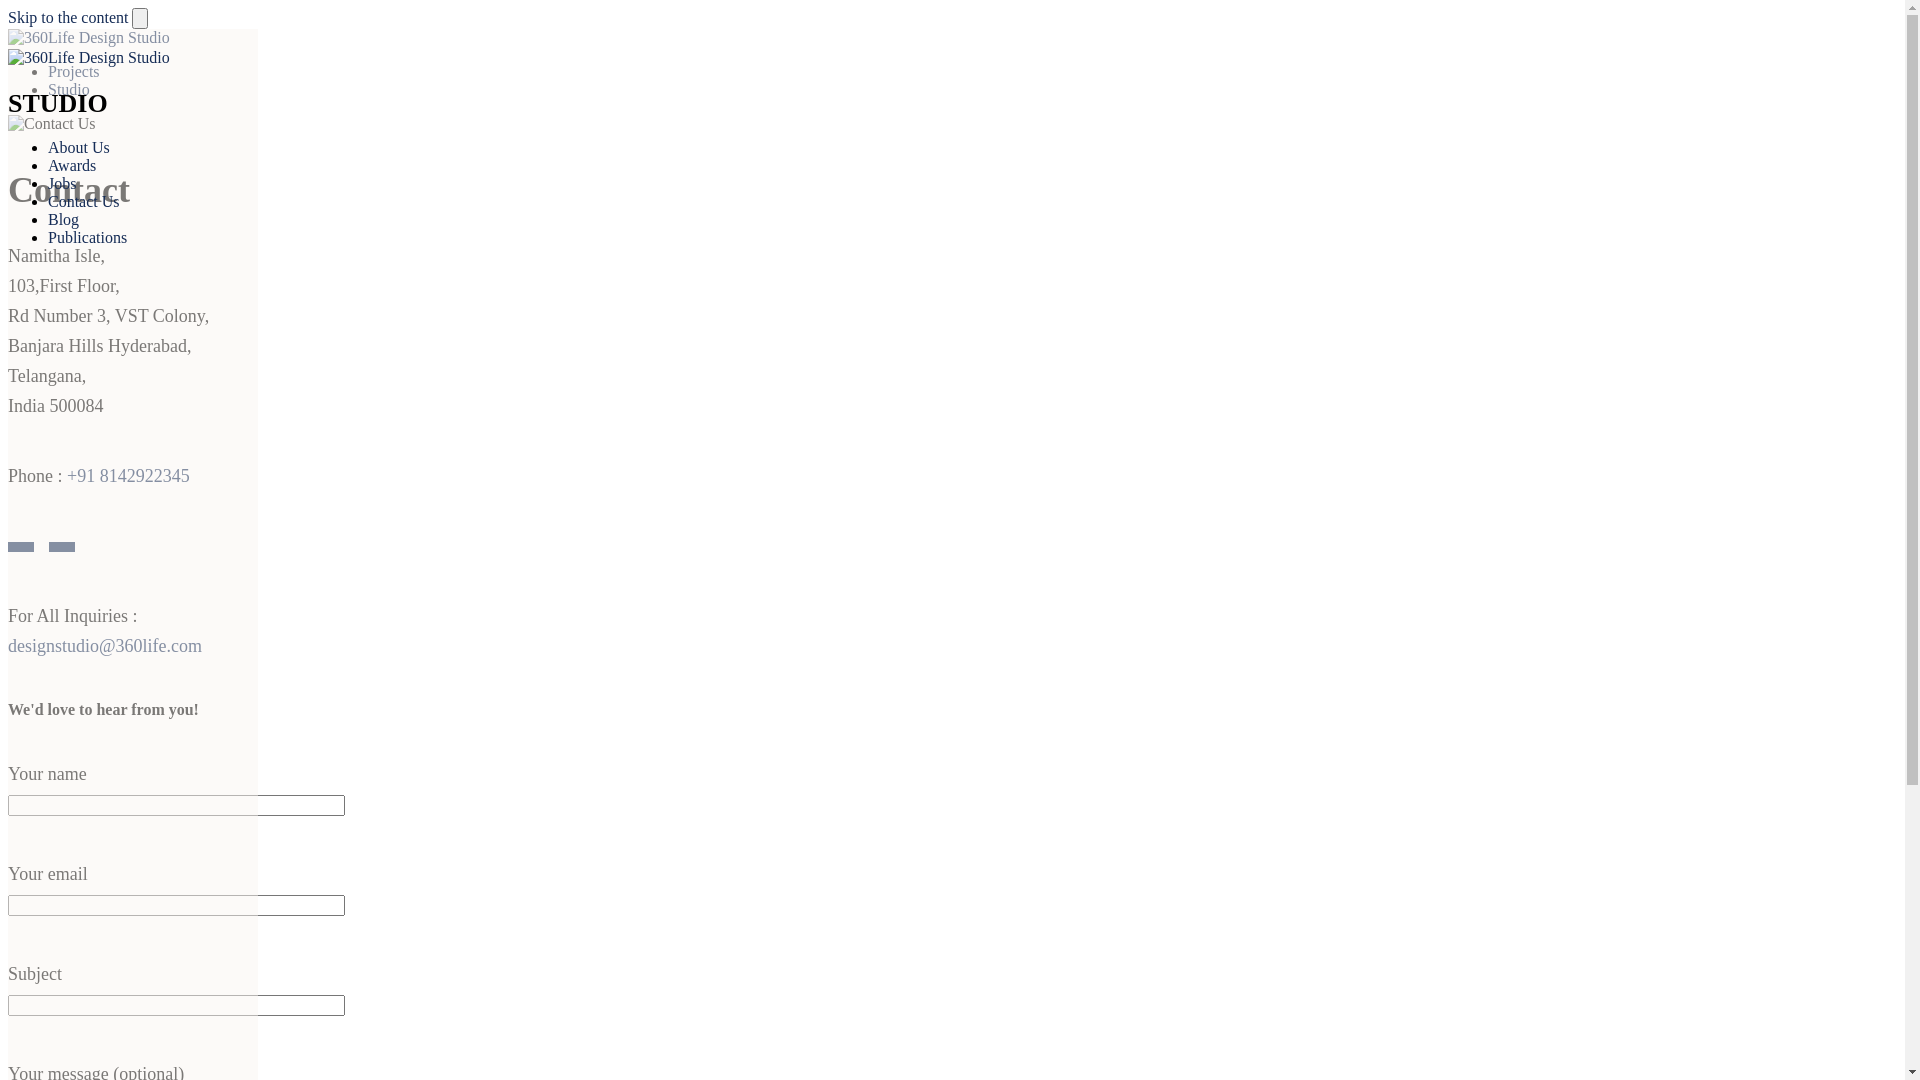 This screenshot has width=1920, height=1080. Describe the element at coordinates (127, 475) in the screenshot. I see `'+91 8142922345'` at that location.